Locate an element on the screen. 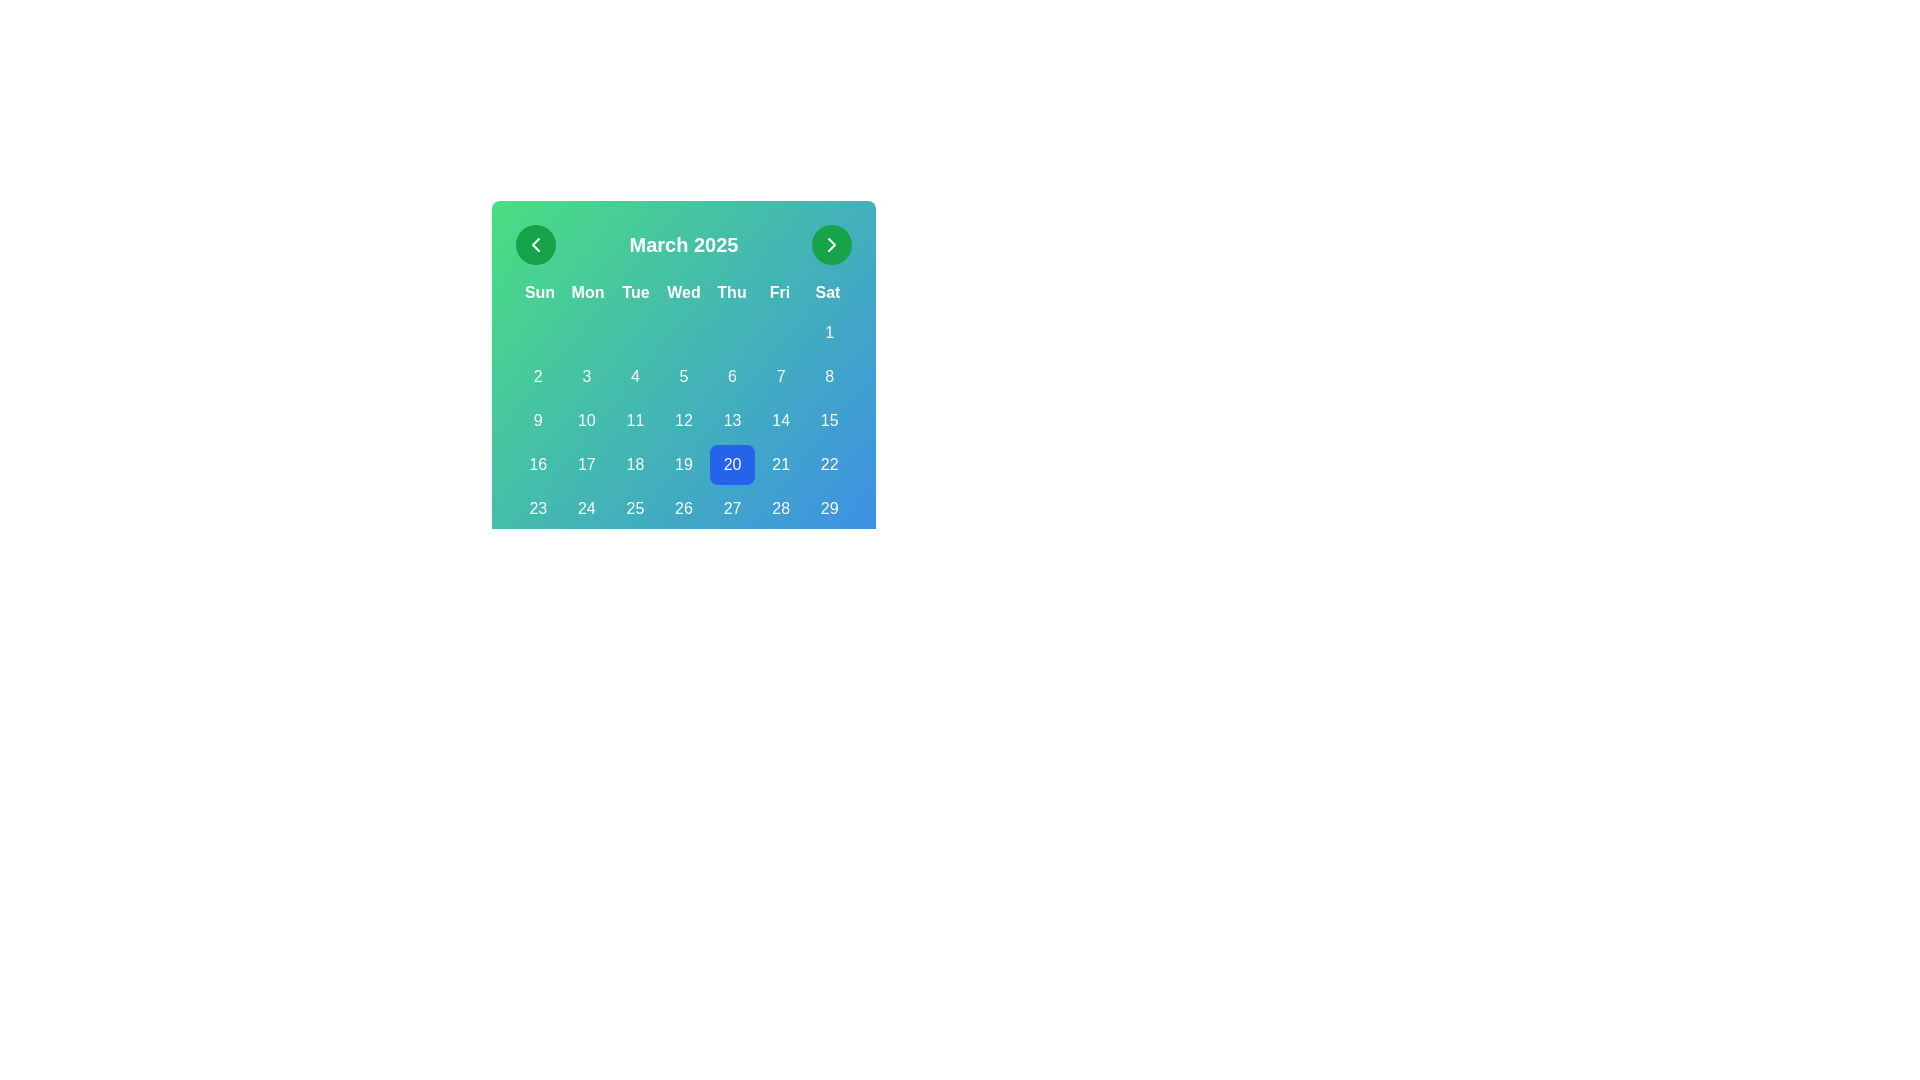 This screenshot has width=1920, height=1080. on the button-like interactive calendar day cell representing the 15th day is located at coordinates (829, 419).